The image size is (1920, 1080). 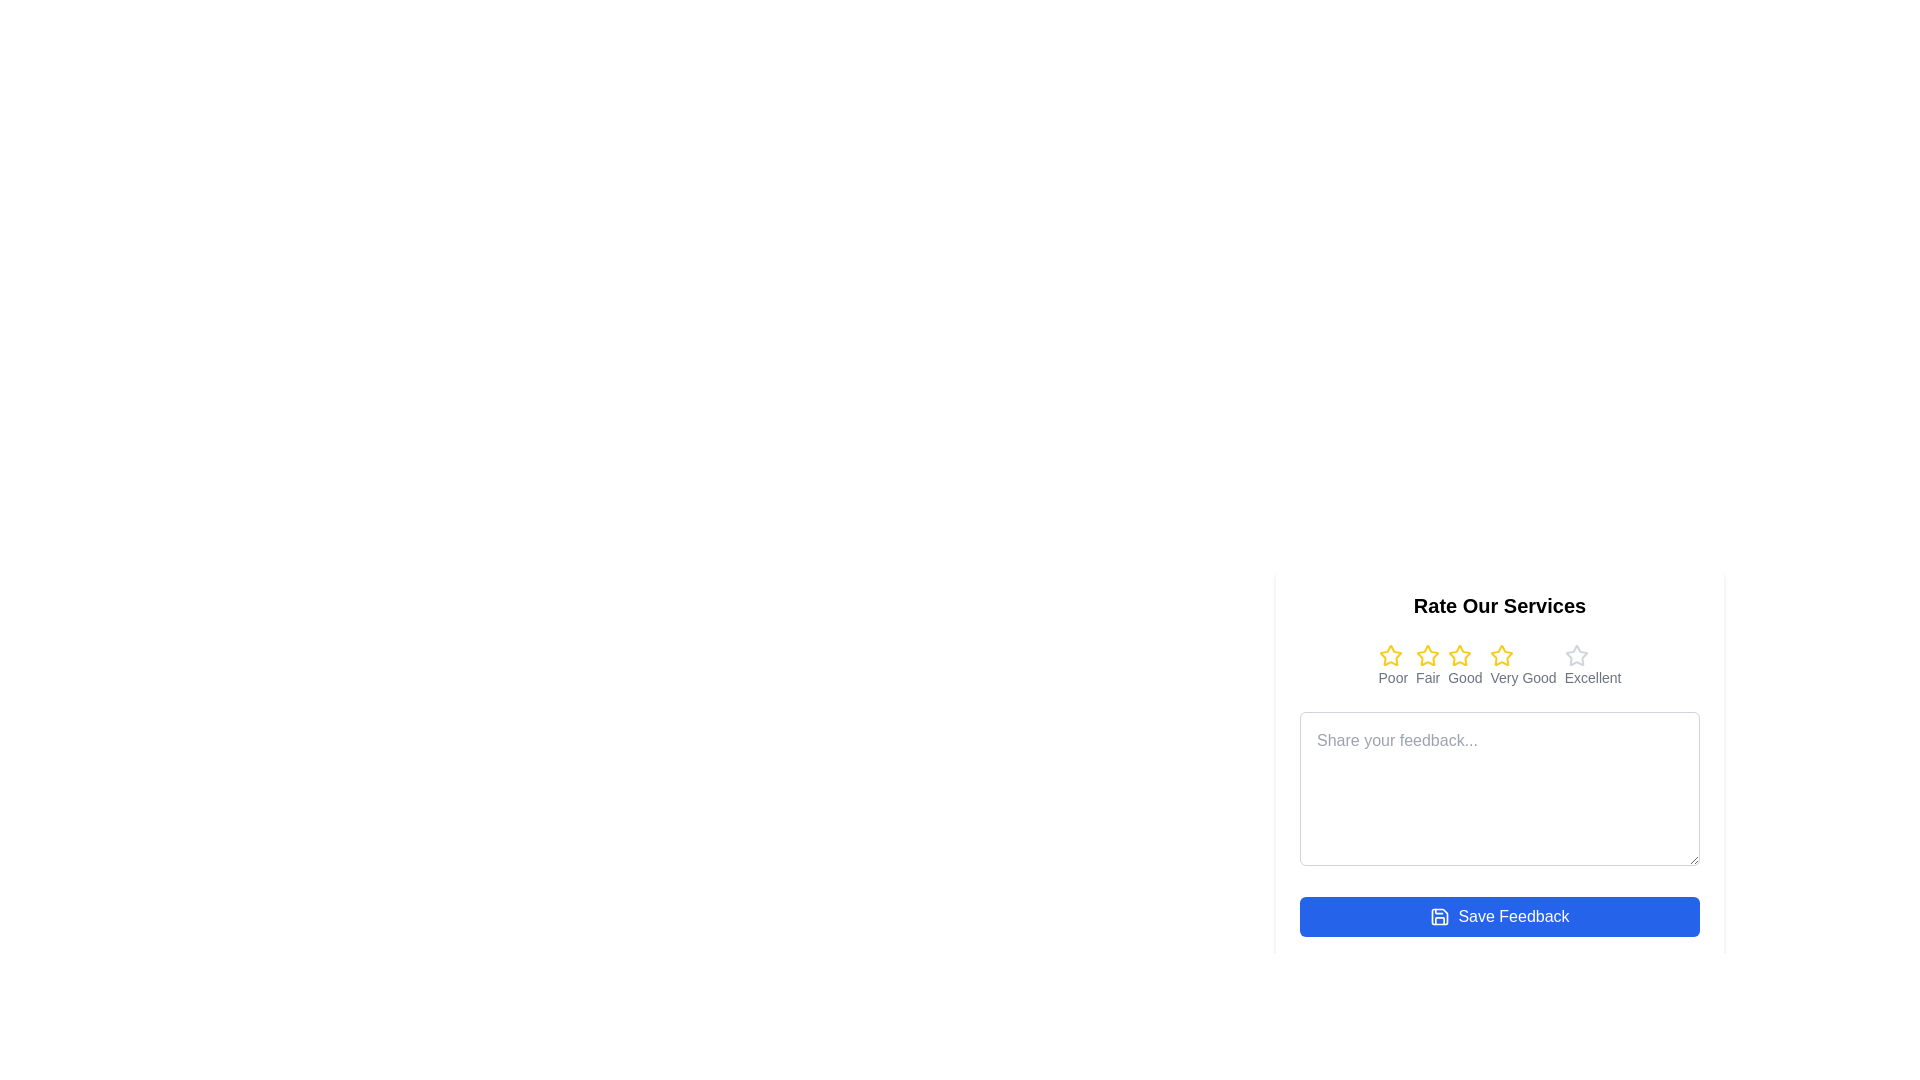 What do you see at coordinates (1499, 917) in the screenshot?
I see `the 'Save Feedback' button, which is a rectangular button with rounded corners, blue background, and white text, located at the bottom of the feedback form interface` at bounding box center [1499, 917].